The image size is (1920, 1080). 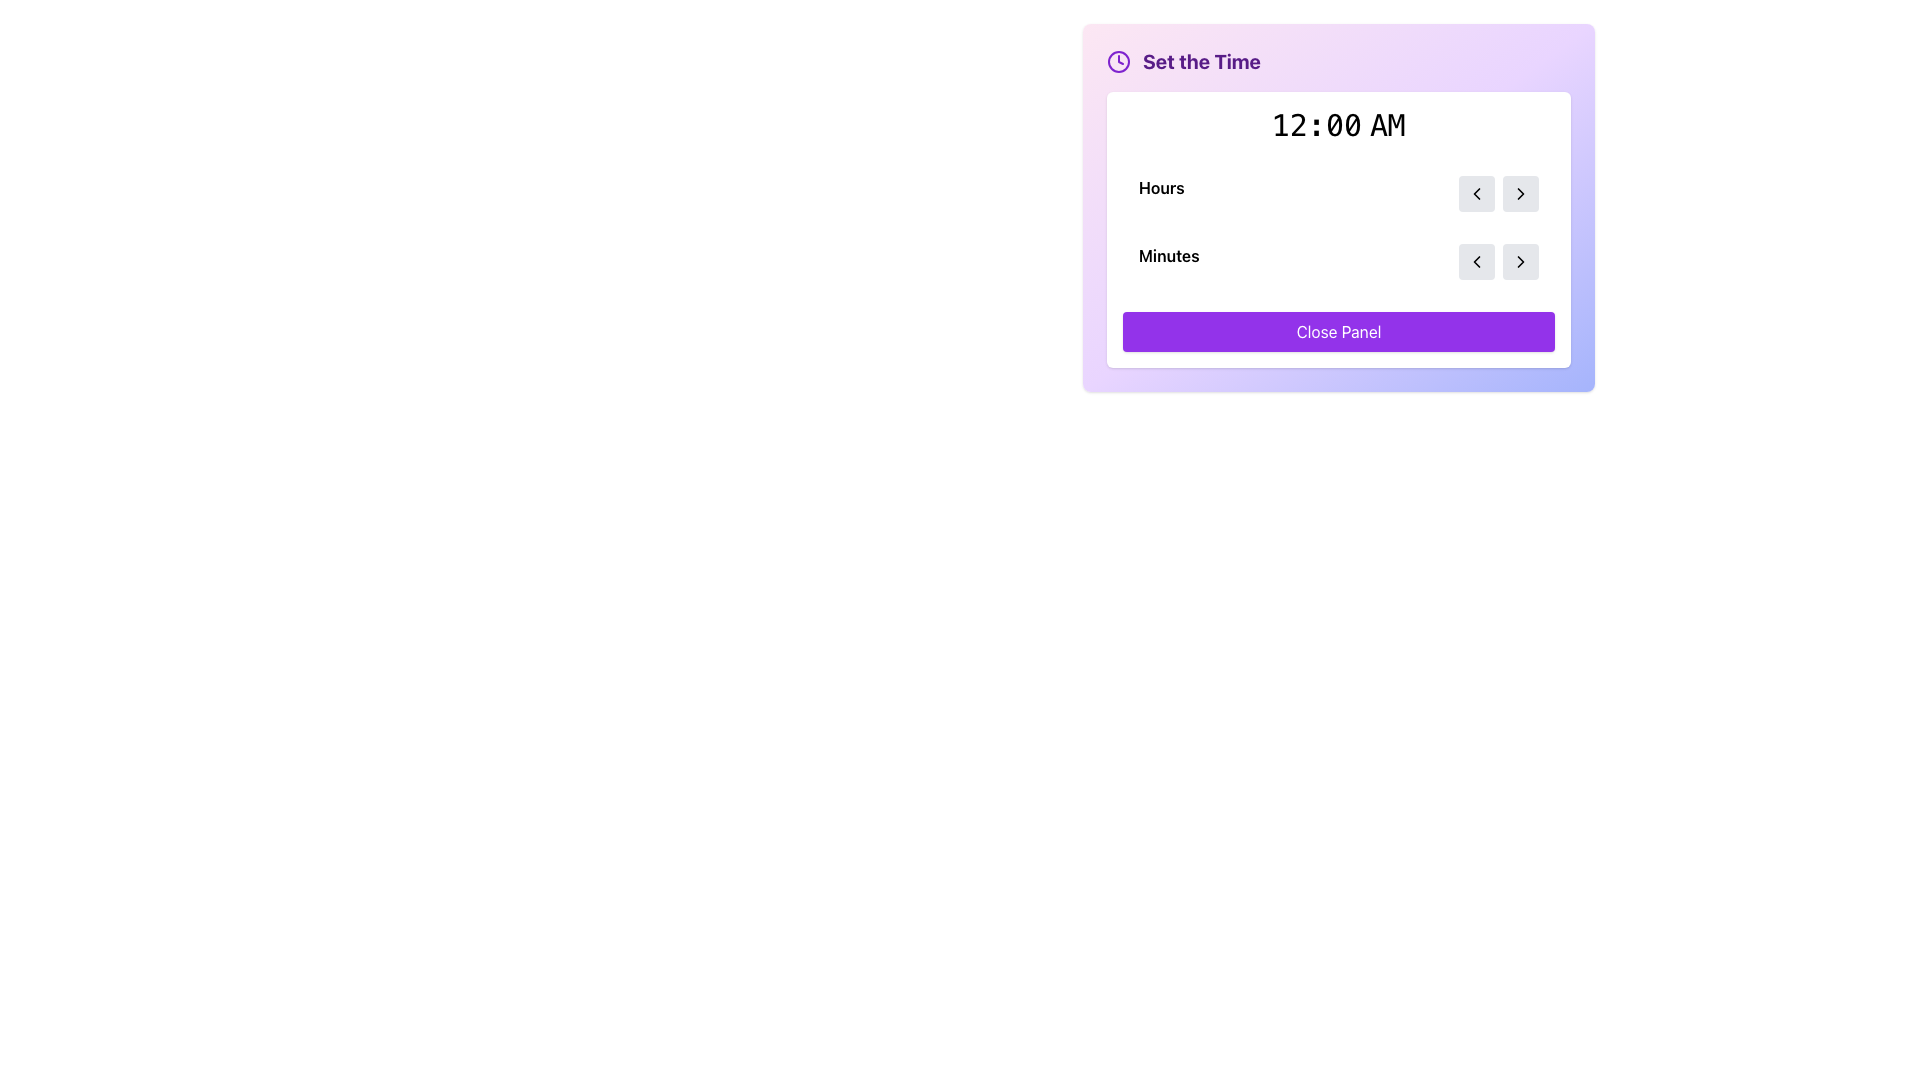 I want to click on the static text header labeling the time-related information section, which is located next to the clock icon in the header area of the time picker module, so click(x=1200, y=60).